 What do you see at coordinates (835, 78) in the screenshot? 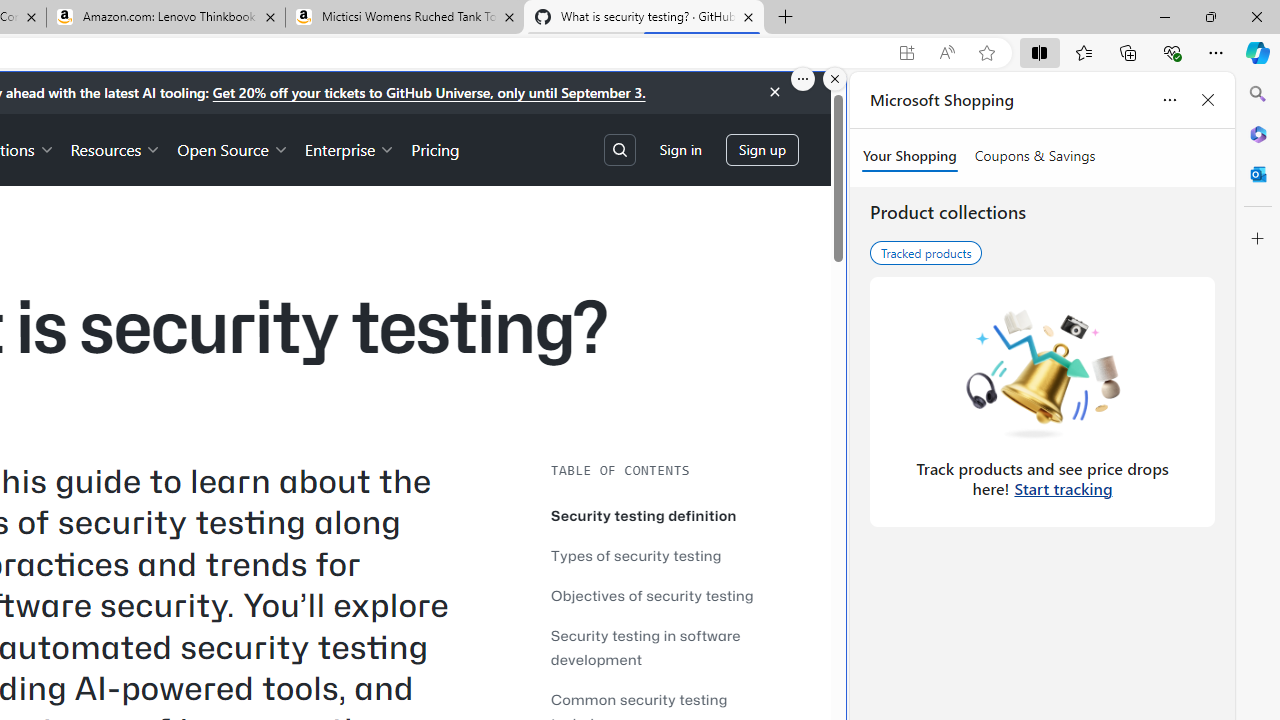
I see `'Close split screen.'` at bounding box center [835, 78].